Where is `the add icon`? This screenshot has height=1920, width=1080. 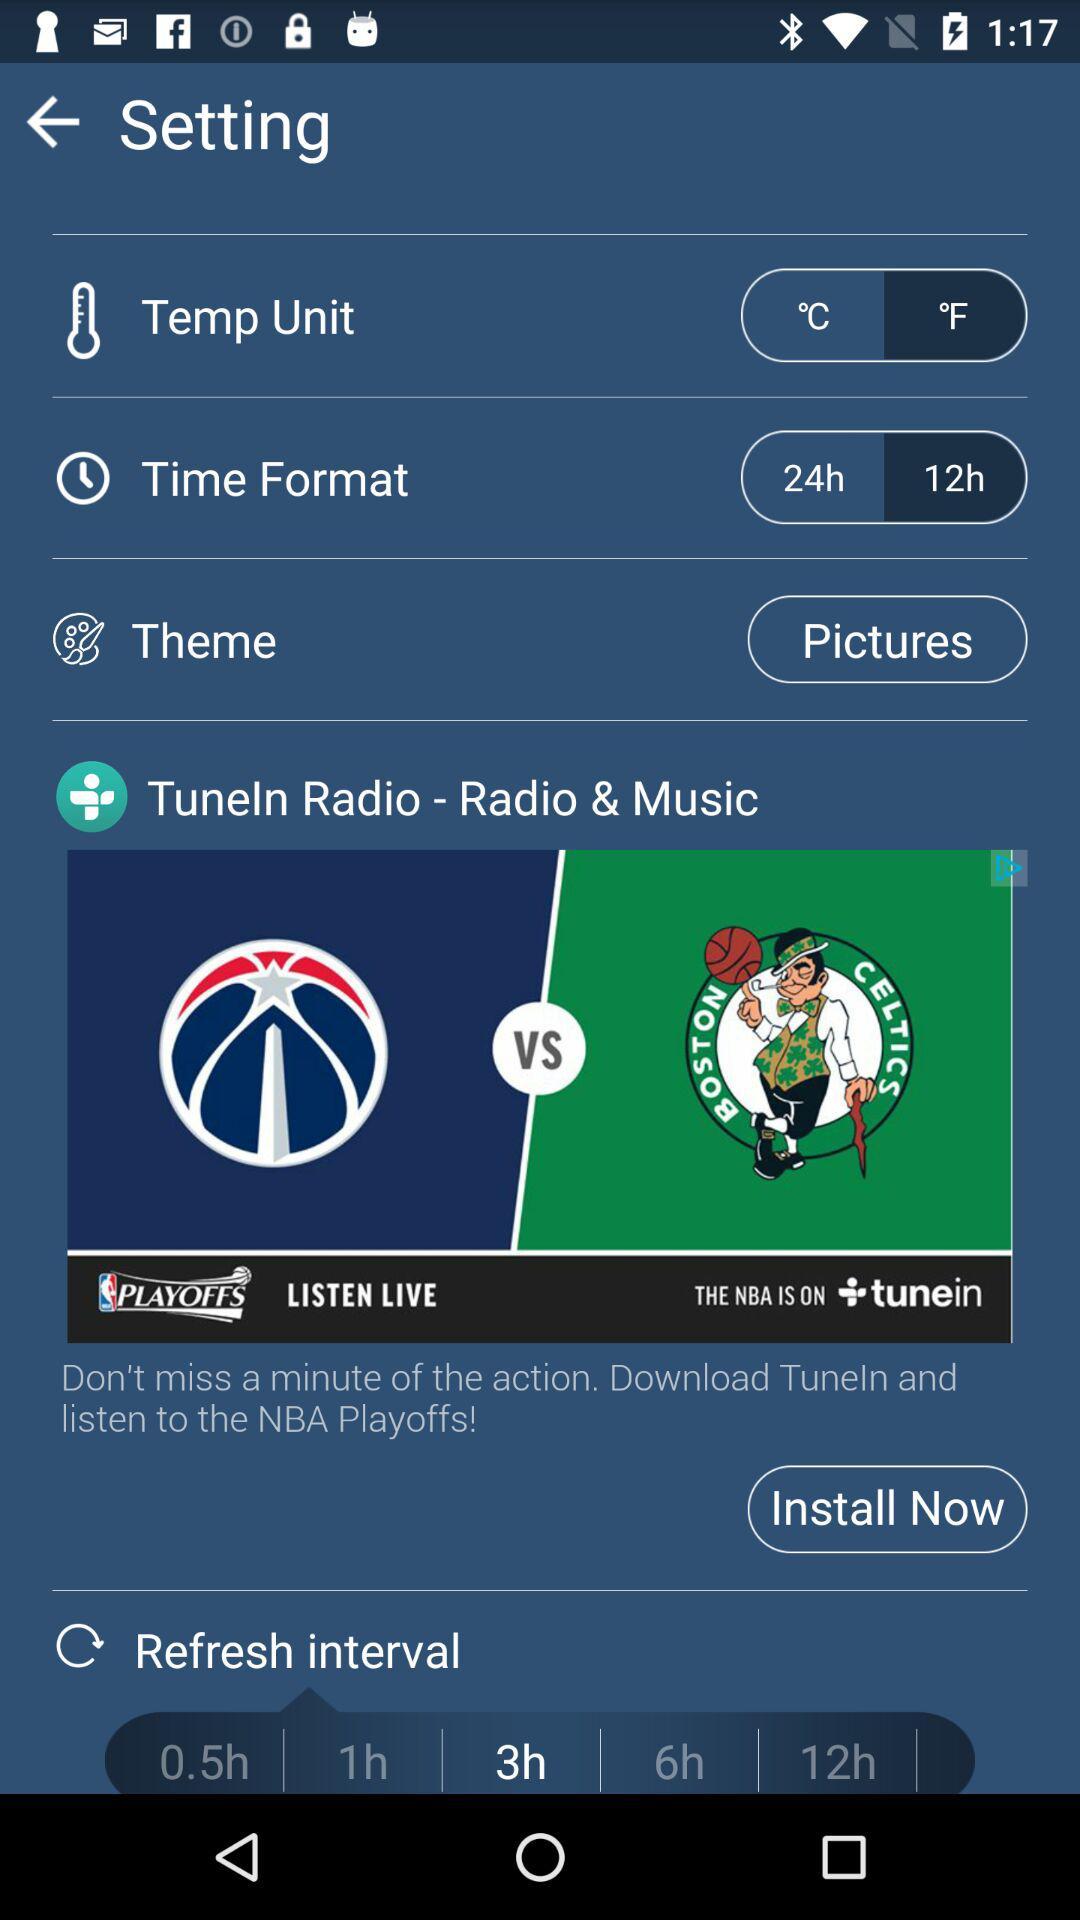 the add icon is located at coordinates (91, 852).